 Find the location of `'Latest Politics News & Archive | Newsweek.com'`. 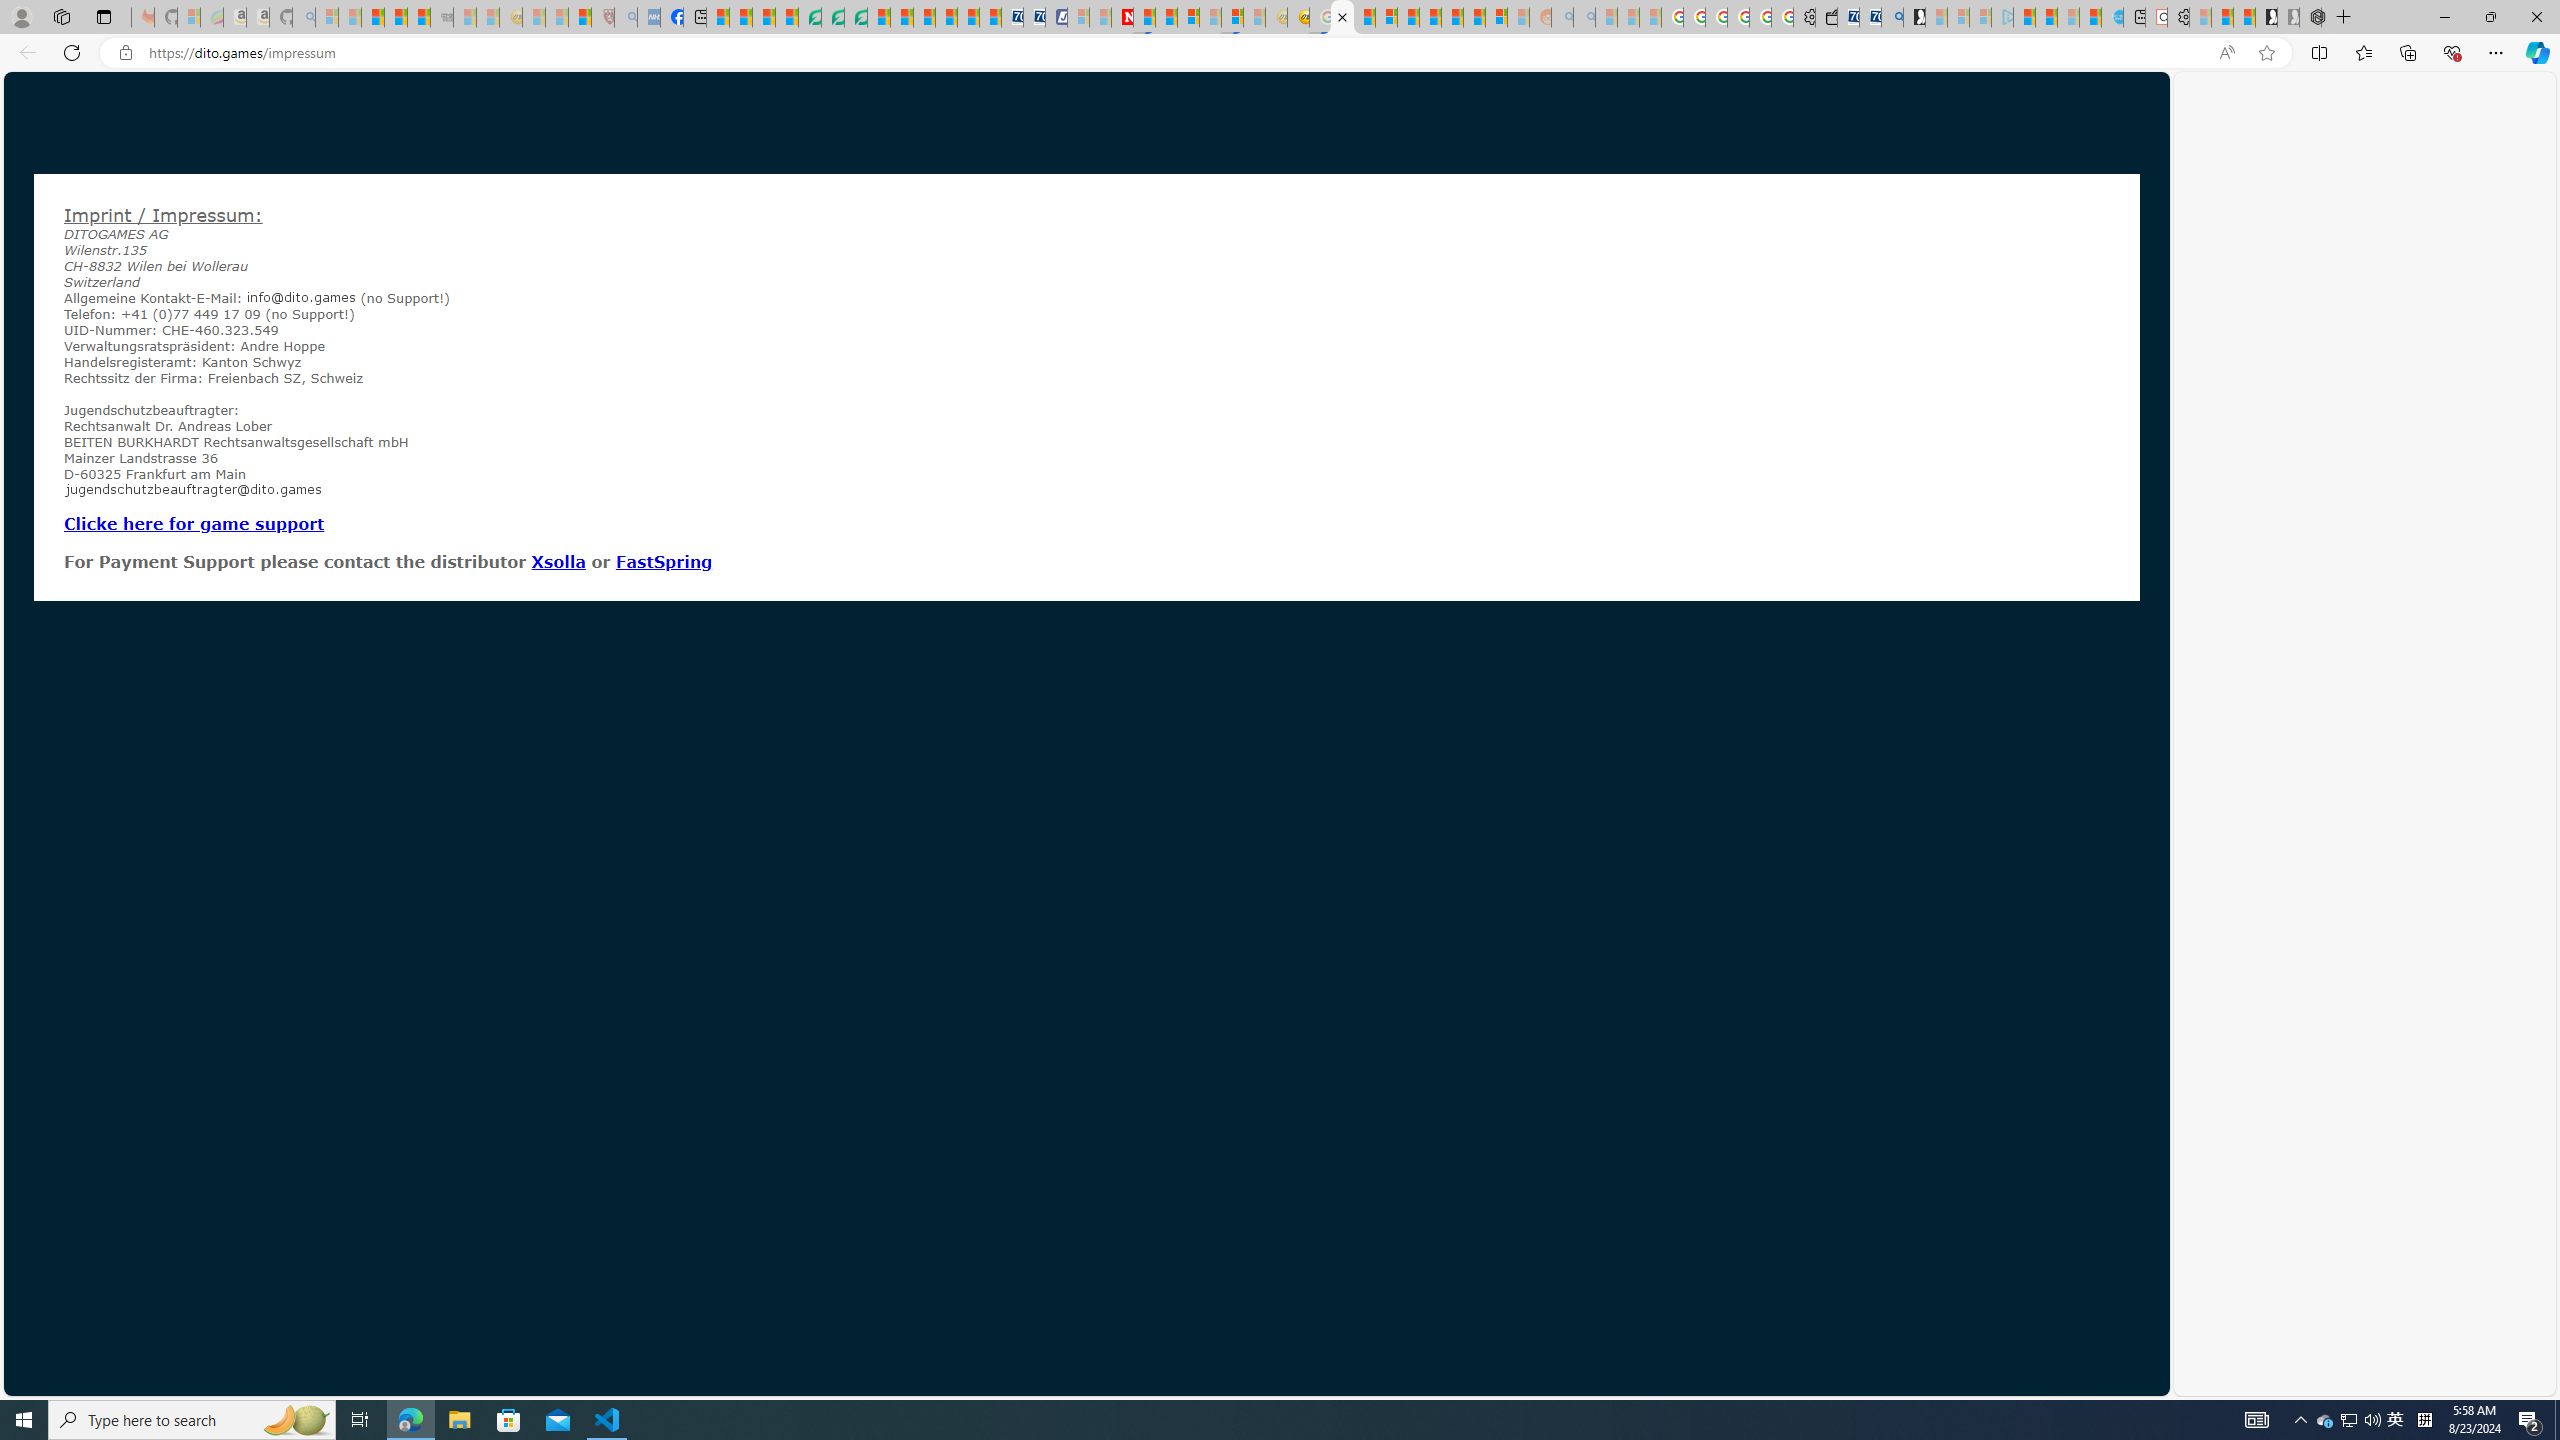

'Latest Politics News & Archive | Newsweek.com' is located at coordinates (1121, 16).